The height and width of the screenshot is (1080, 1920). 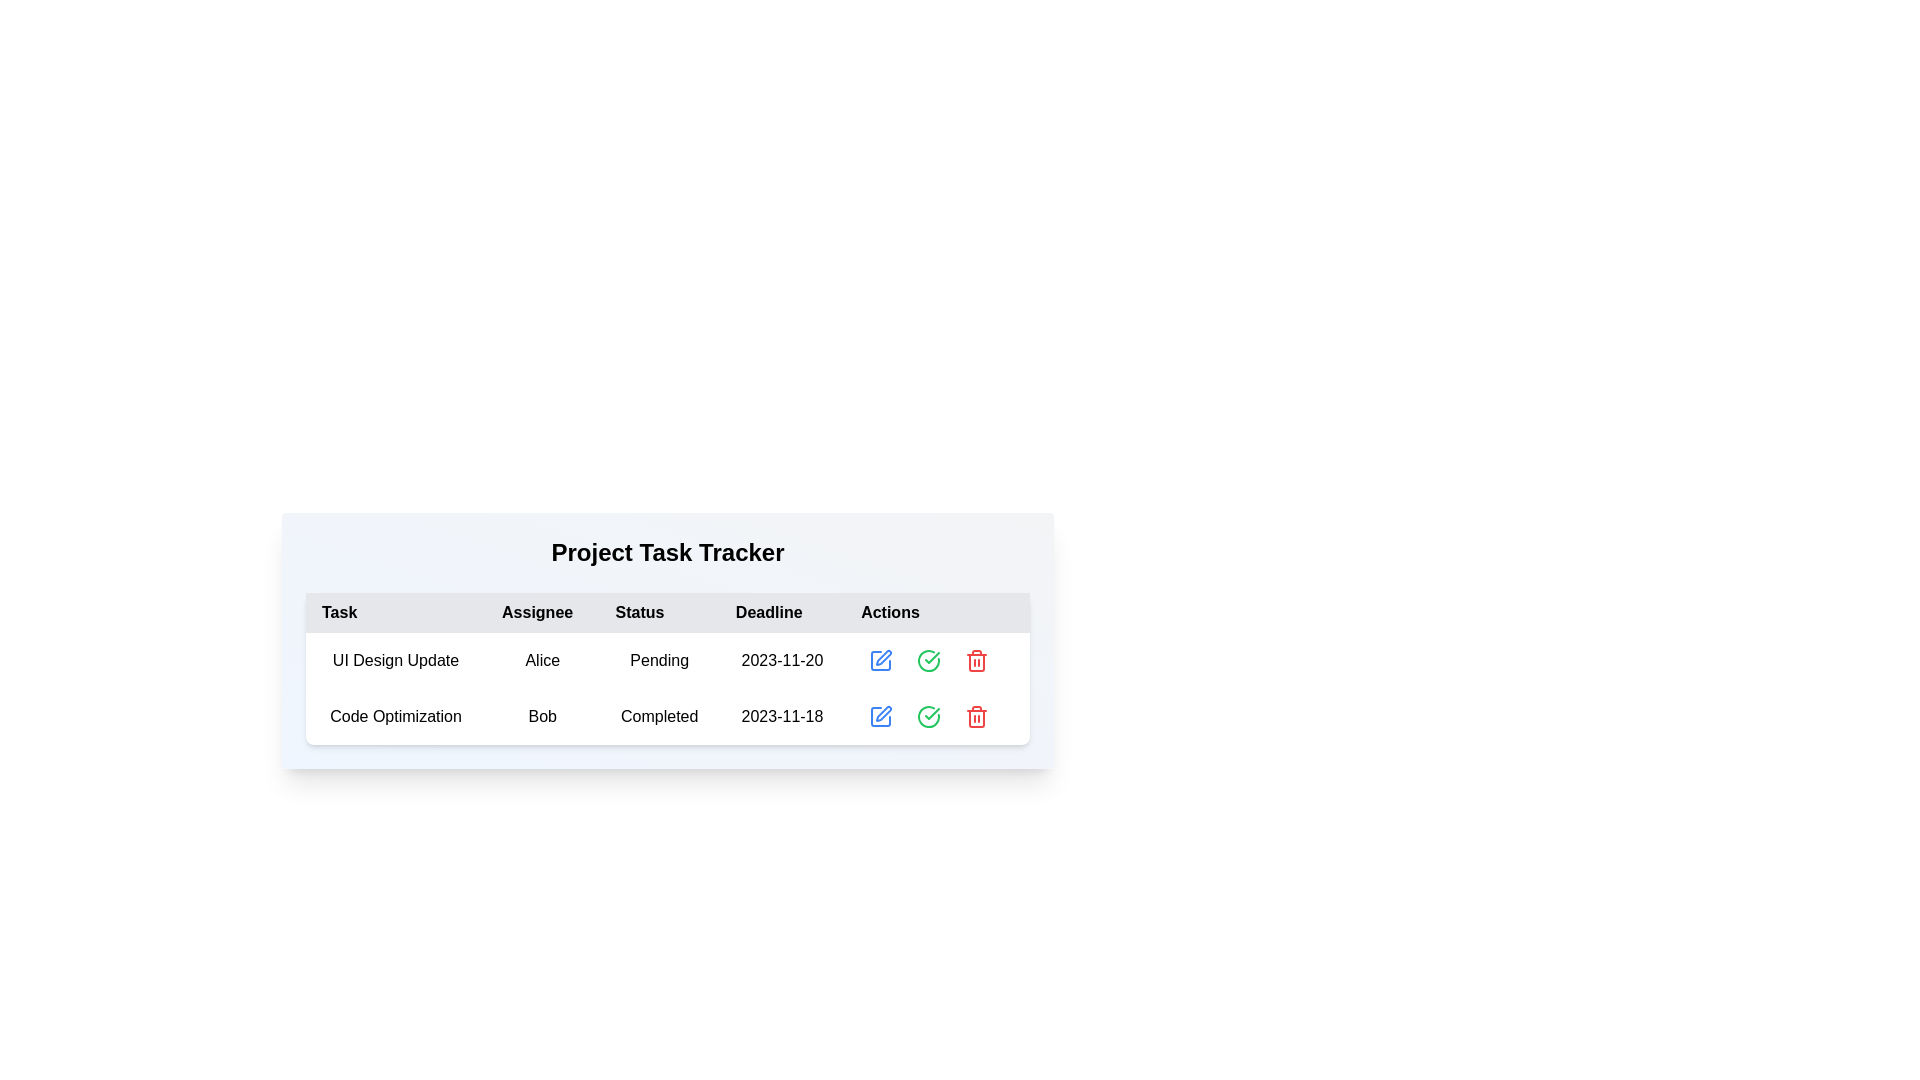 What do you see at coordinates (883, 712) in the screenshot?
I see `the edit action icon button located in the 'Actions' column of the second row, adjacent to the task description 'Code Optimization', for keyboard interaction` at bounding box center [883, 712].